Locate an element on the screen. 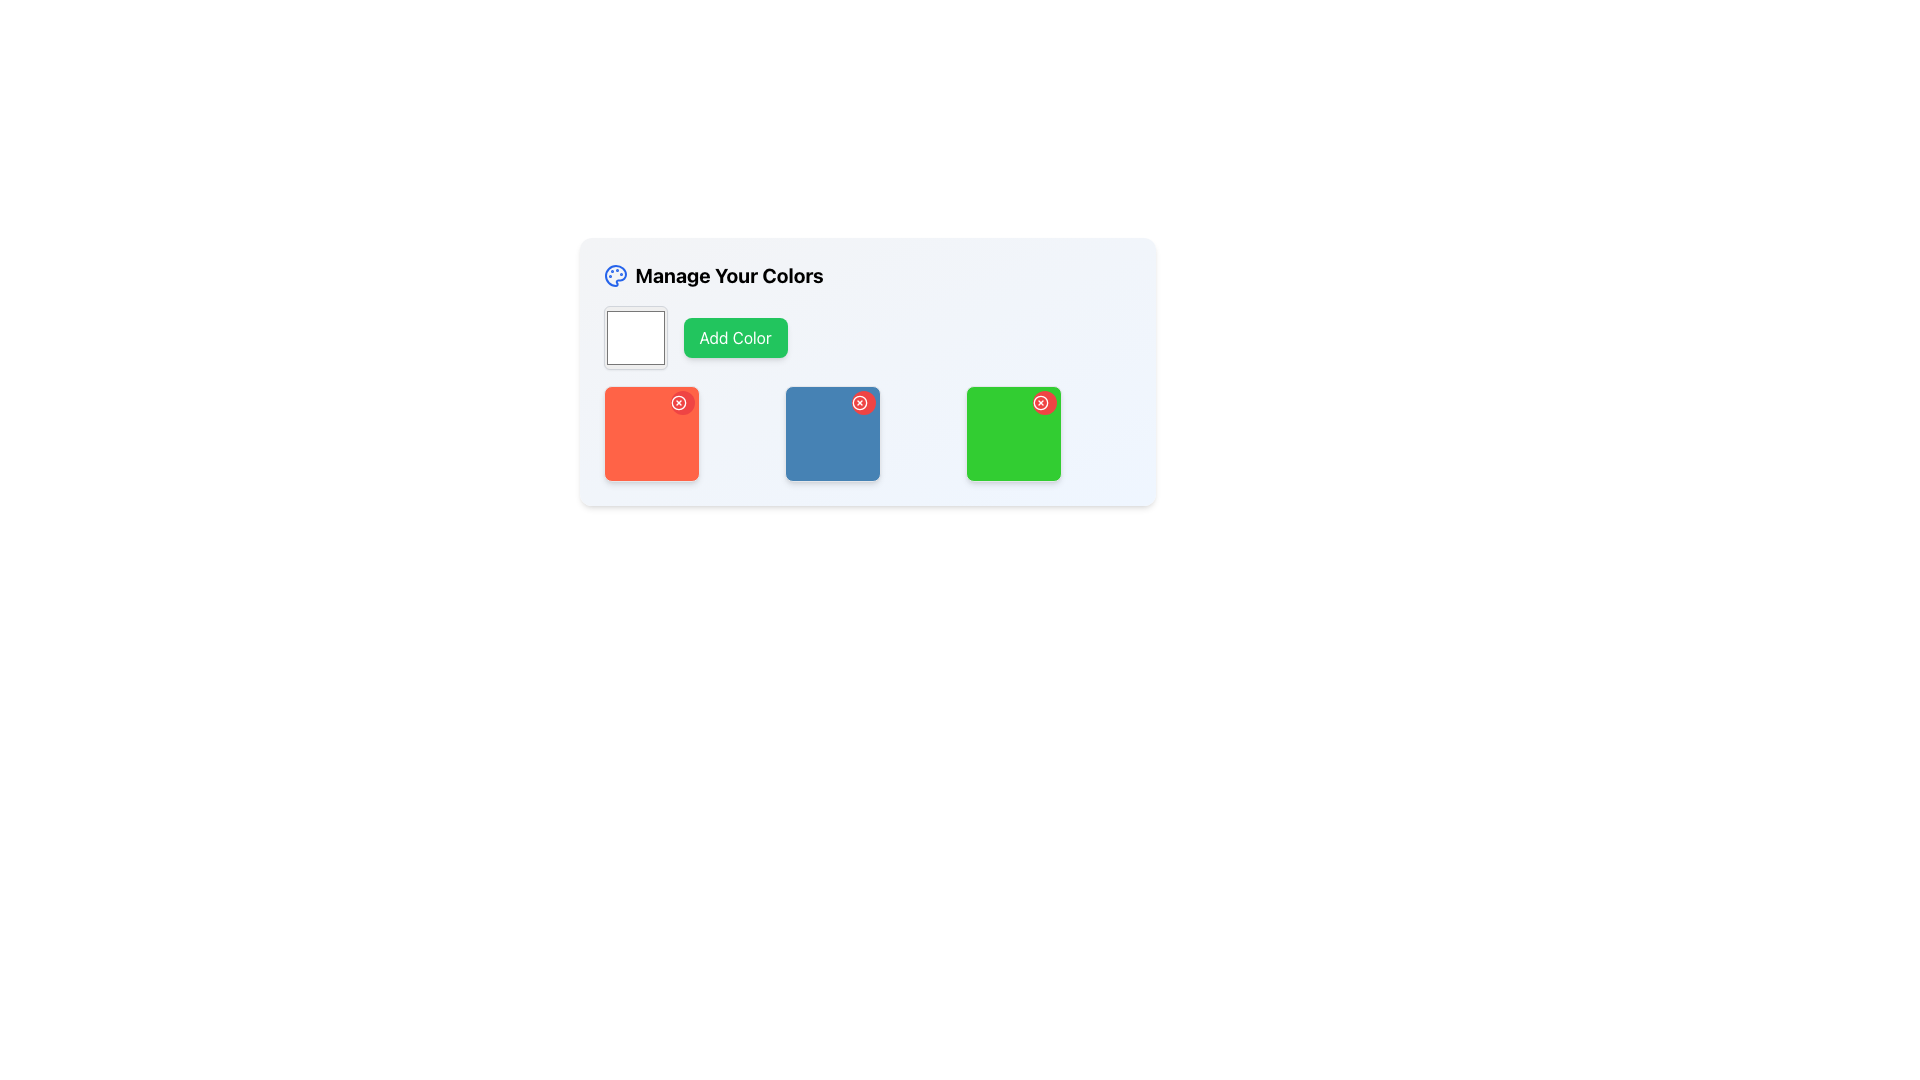  to select the selectable block with an interactive control located in the second column of a three-column grid layout, positioned between a red block on the left and a green block on the right is located at coordinates (832, 433).